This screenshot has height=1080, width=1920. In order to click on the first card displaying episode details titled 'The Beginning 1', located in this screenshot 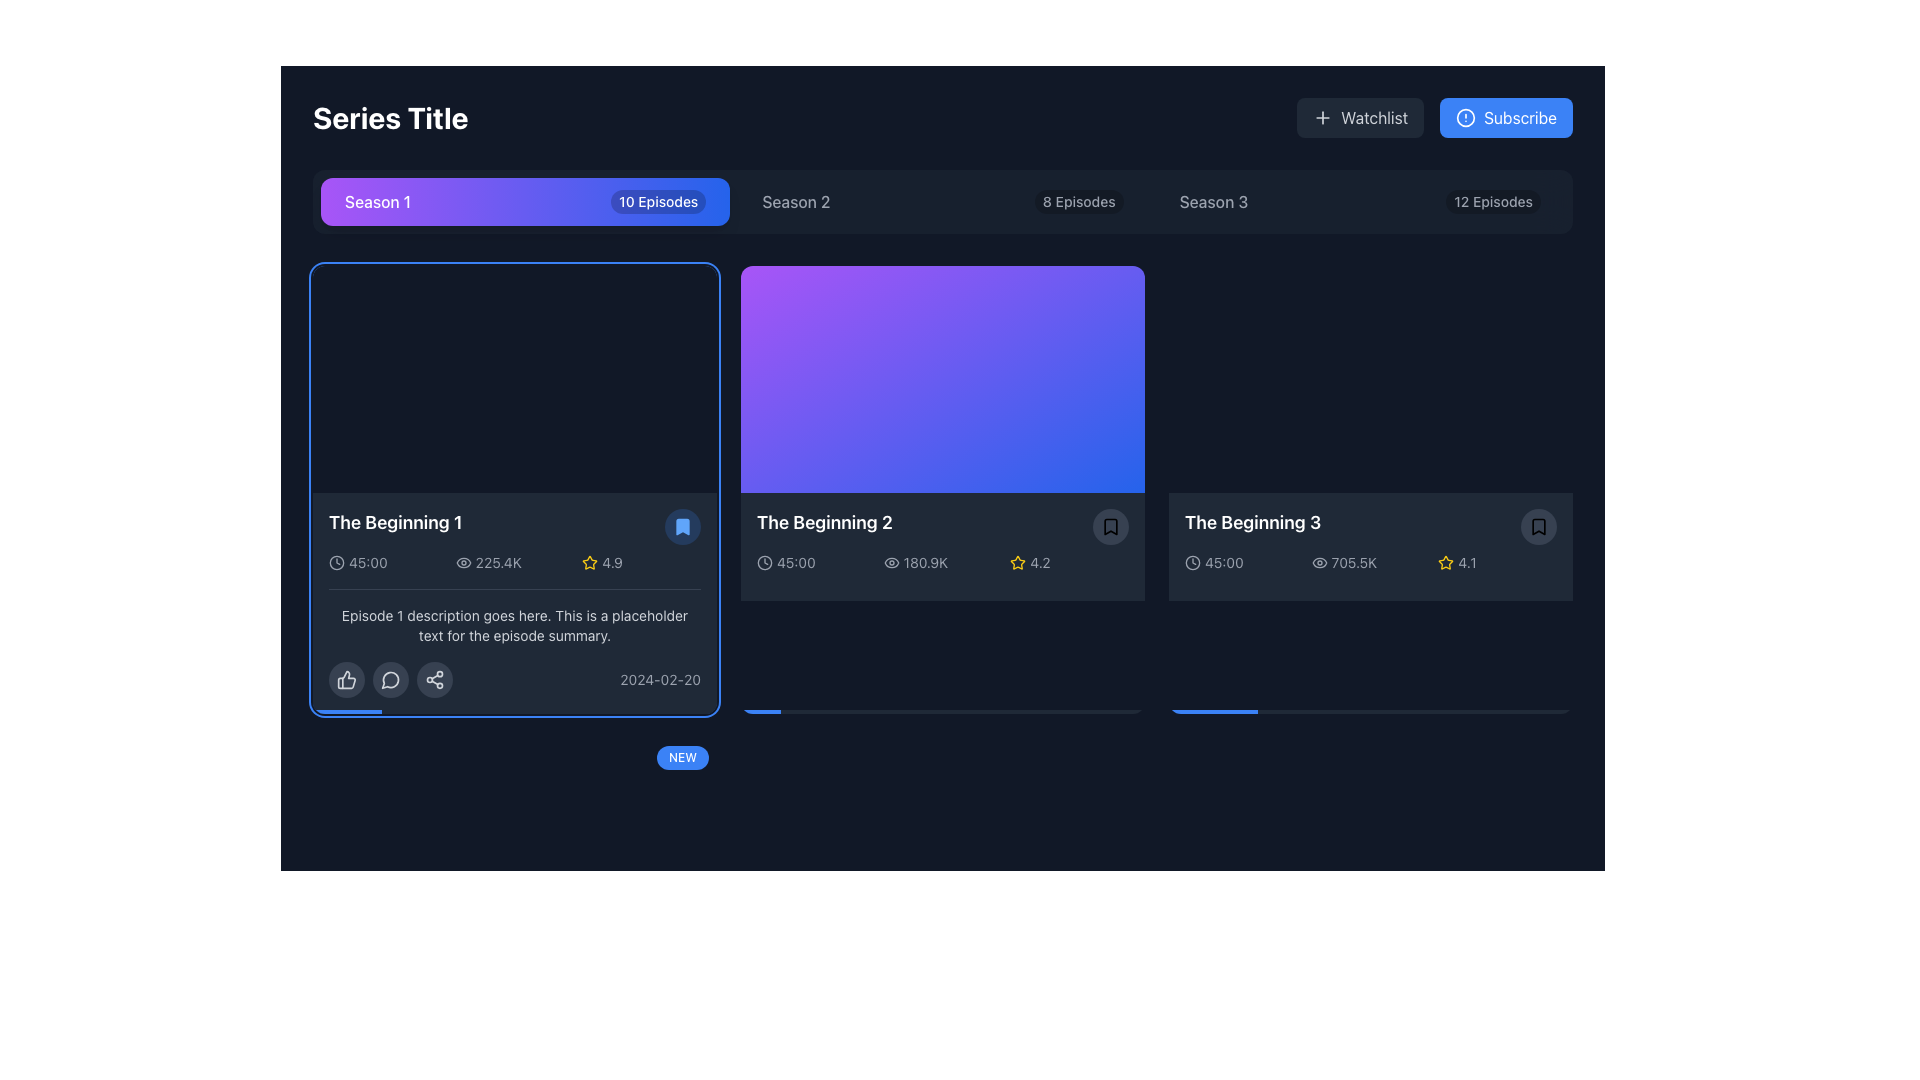, I will do `click(514, 489)`.